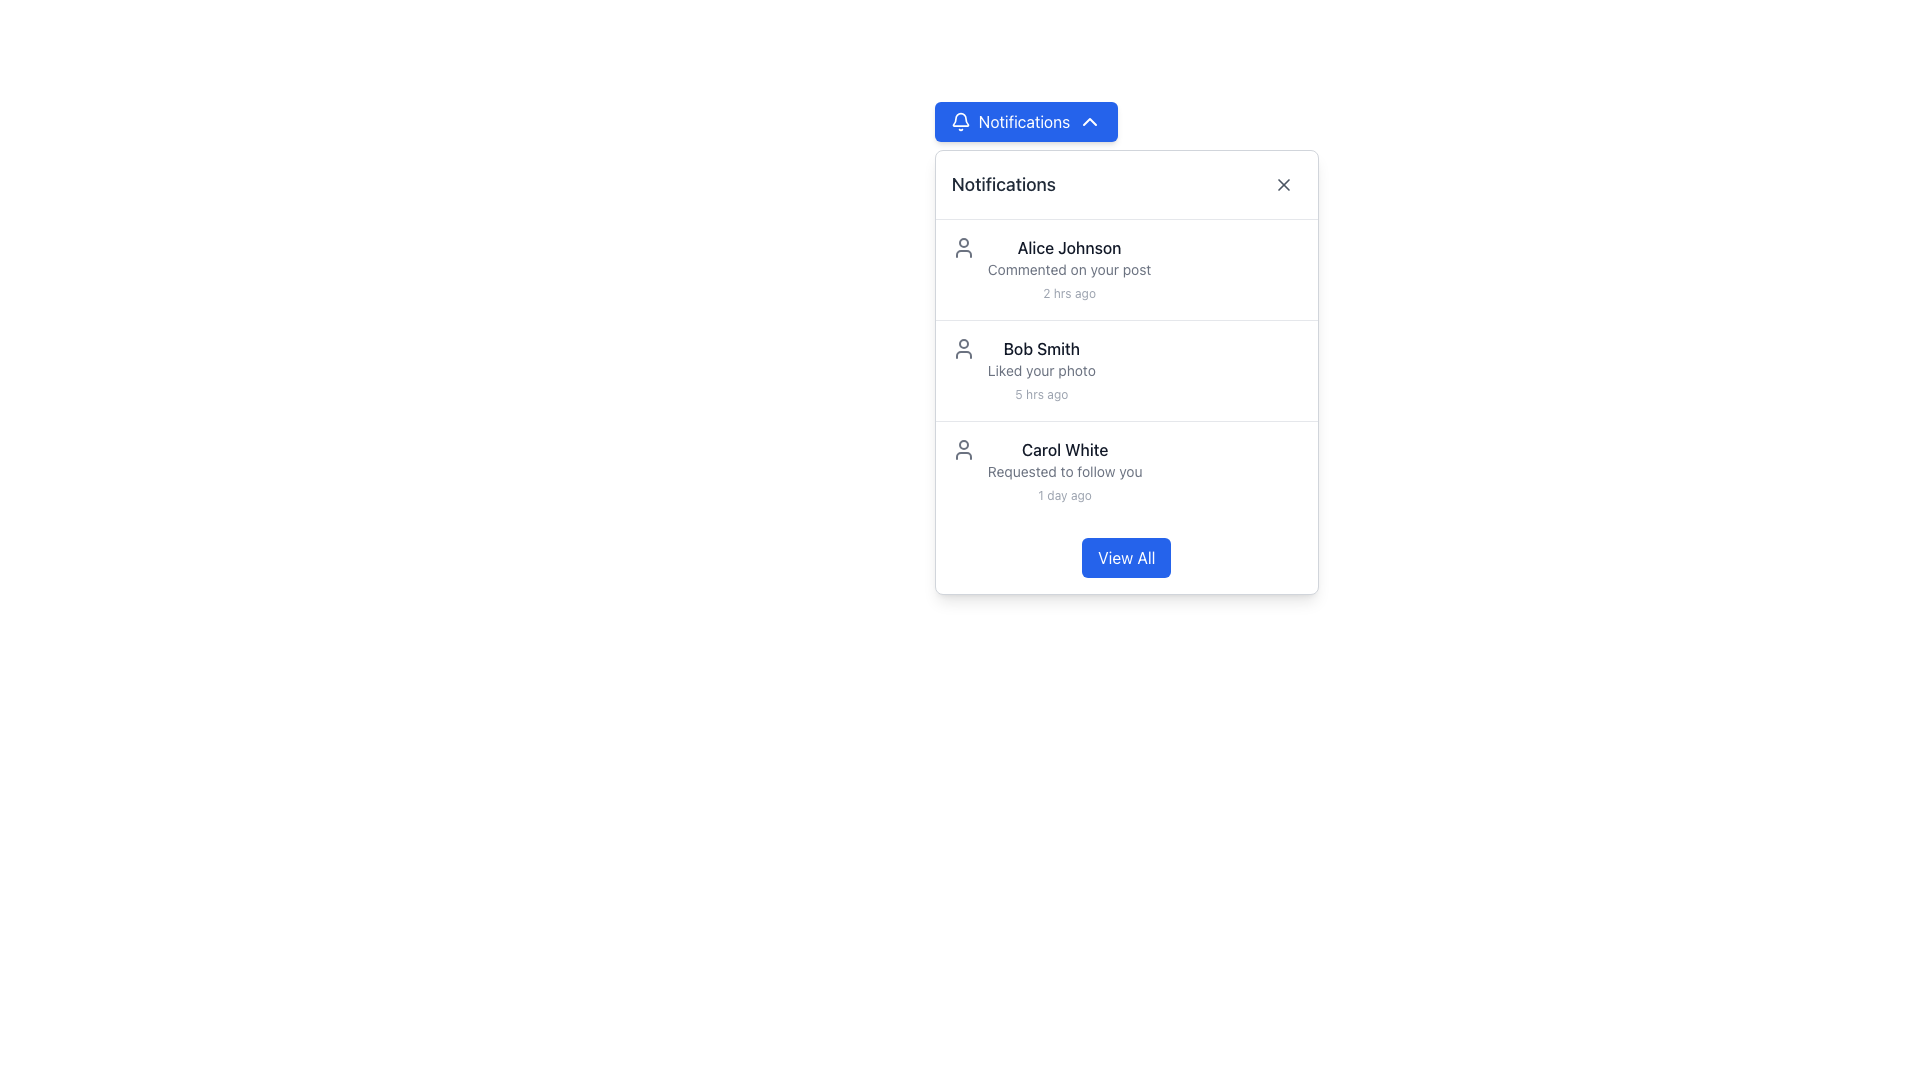 This screenshot has width=1920, height=1080. I want to click on the downward-facing chevron icon, so click(1089, 122).